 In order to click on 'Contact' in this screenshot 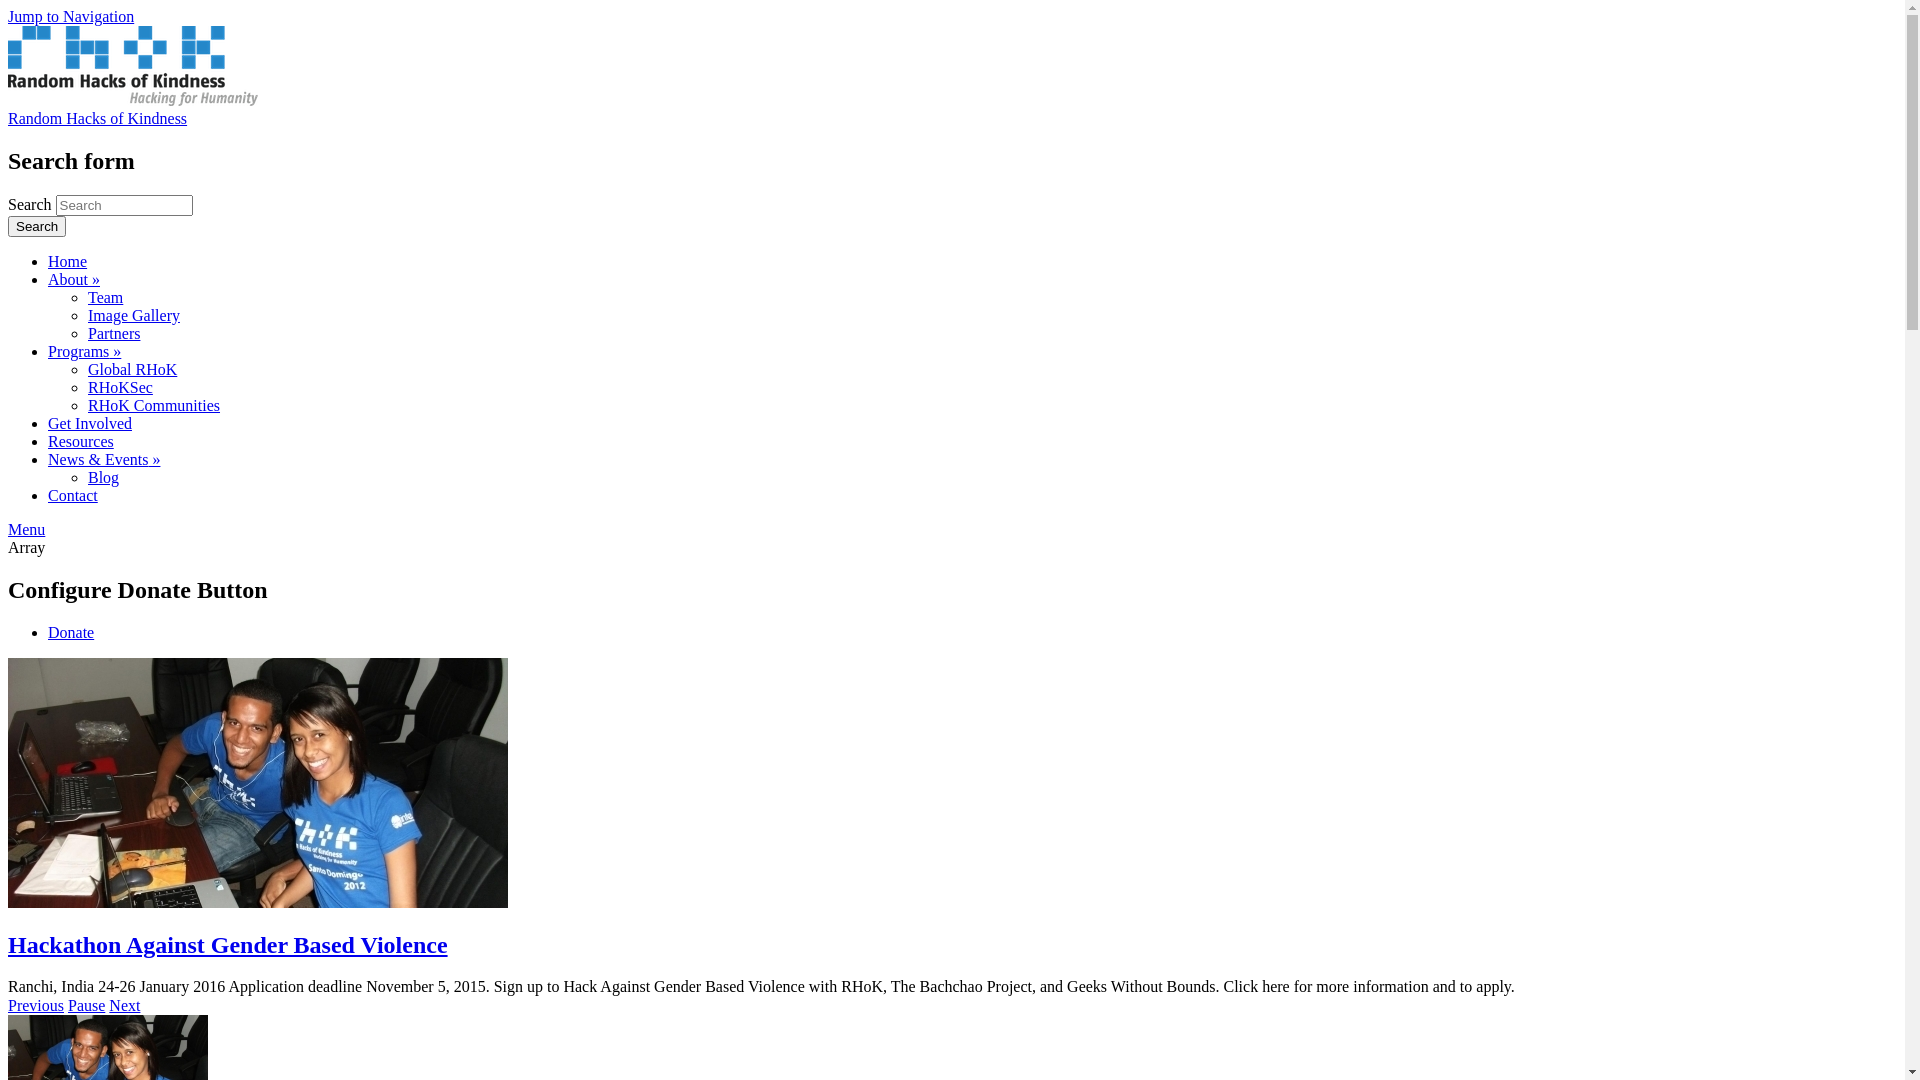, I will do `click(72, 495)`.